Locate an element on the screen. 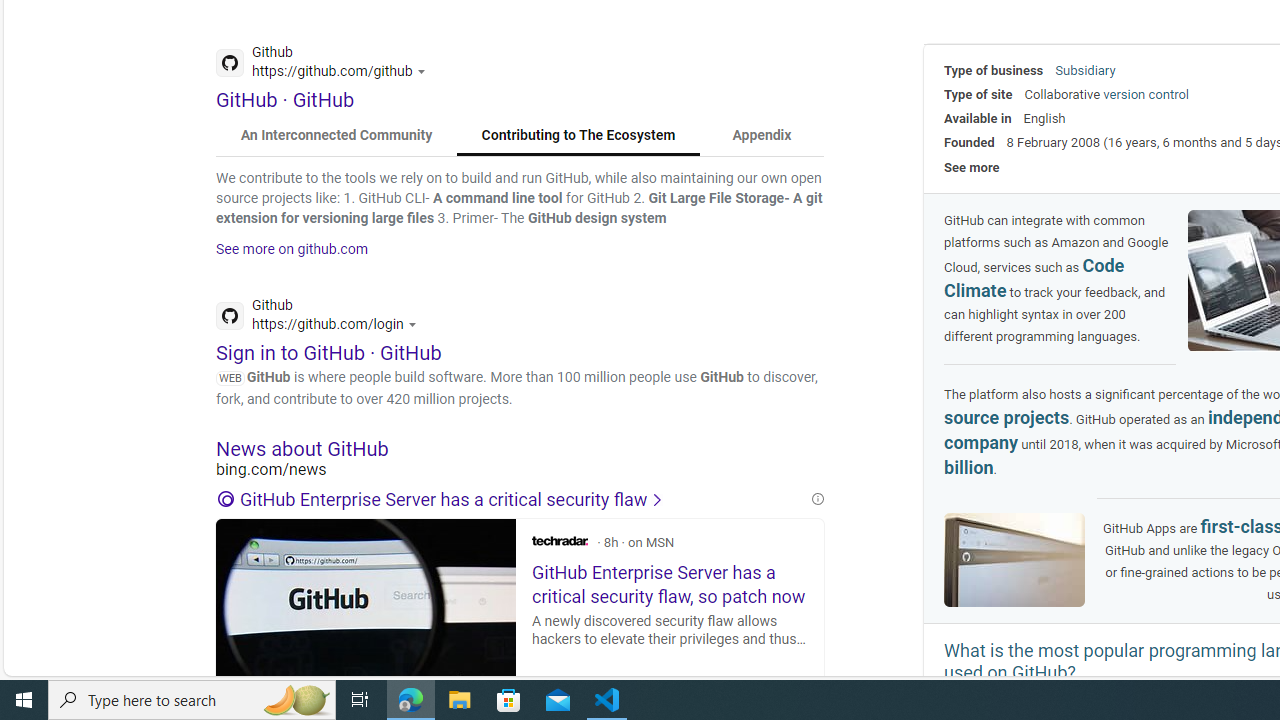  'Appendix' is located at coordinates (760, 135).